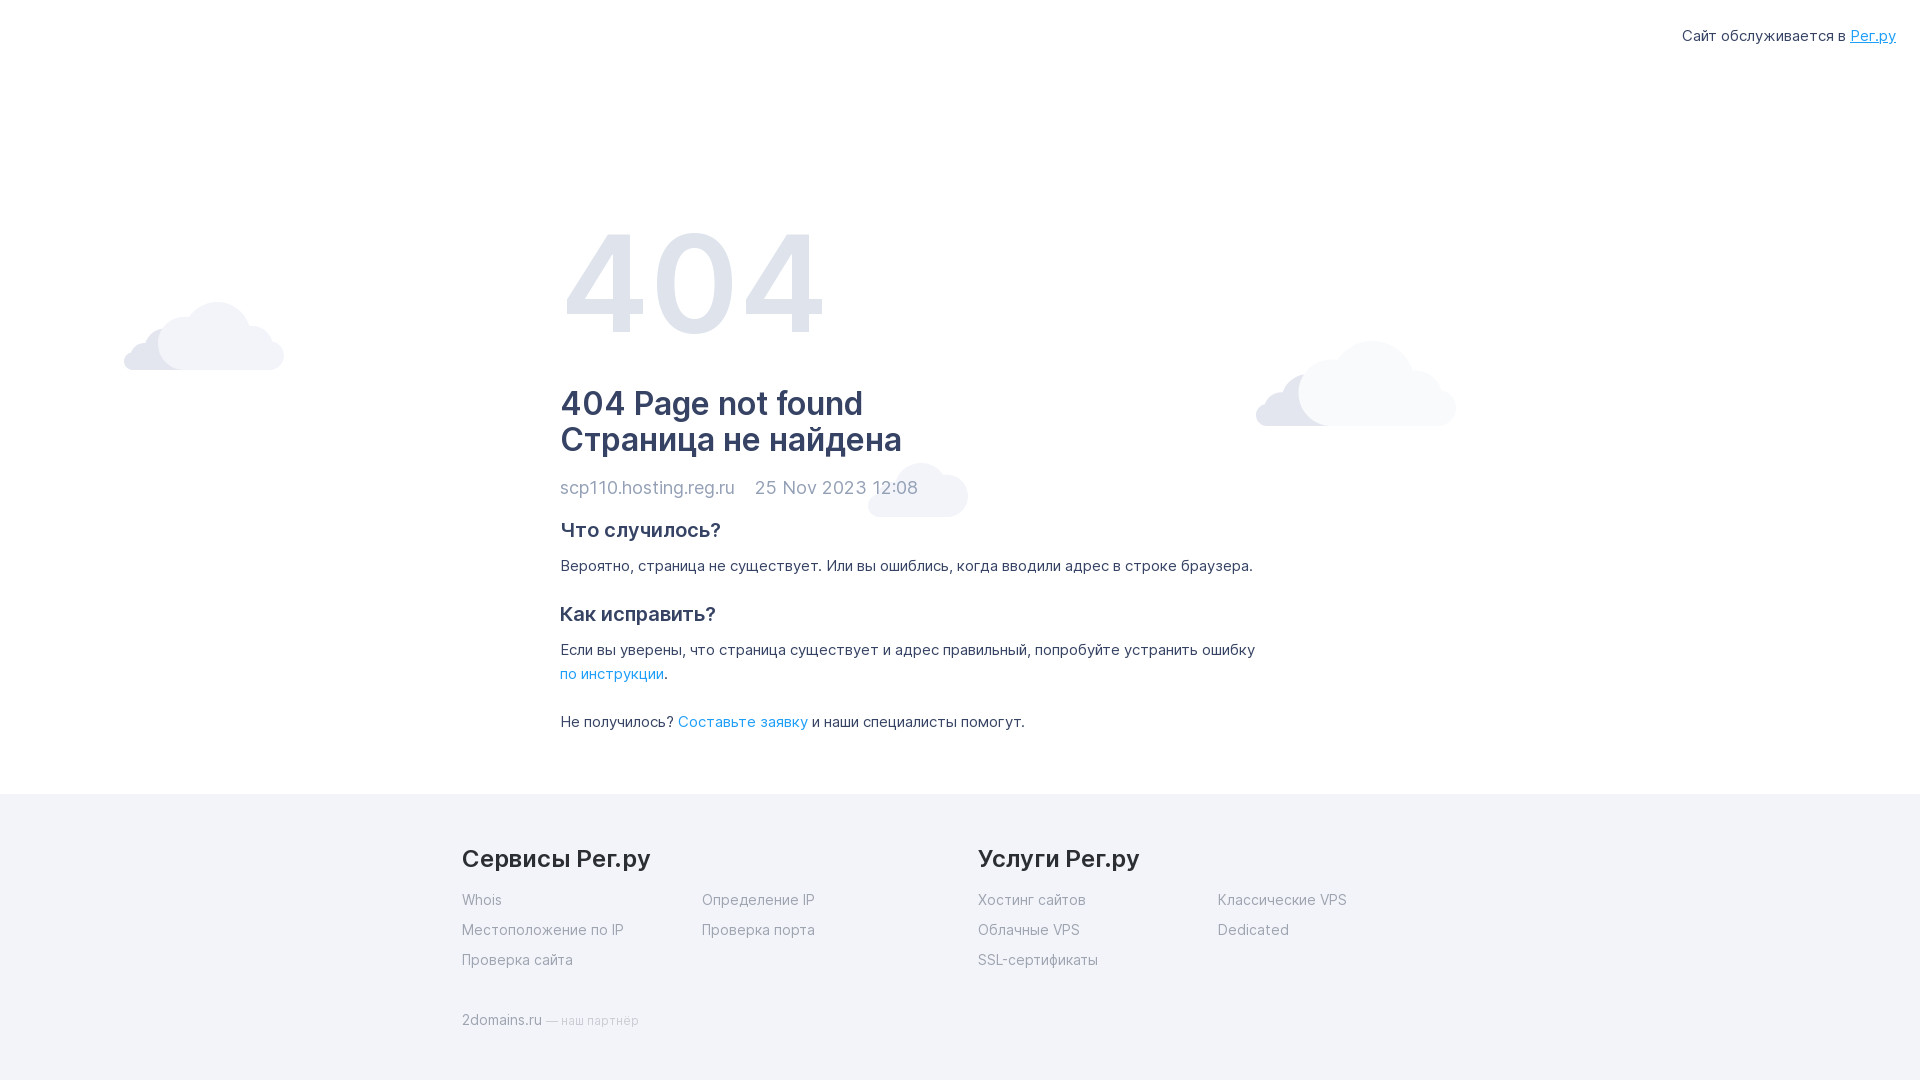 The image size is (1920, 1080). What do you see at coordinates (1338, 929) in the screenshot?
I see `'Dedicated'` at bounding box center [1338, 929].